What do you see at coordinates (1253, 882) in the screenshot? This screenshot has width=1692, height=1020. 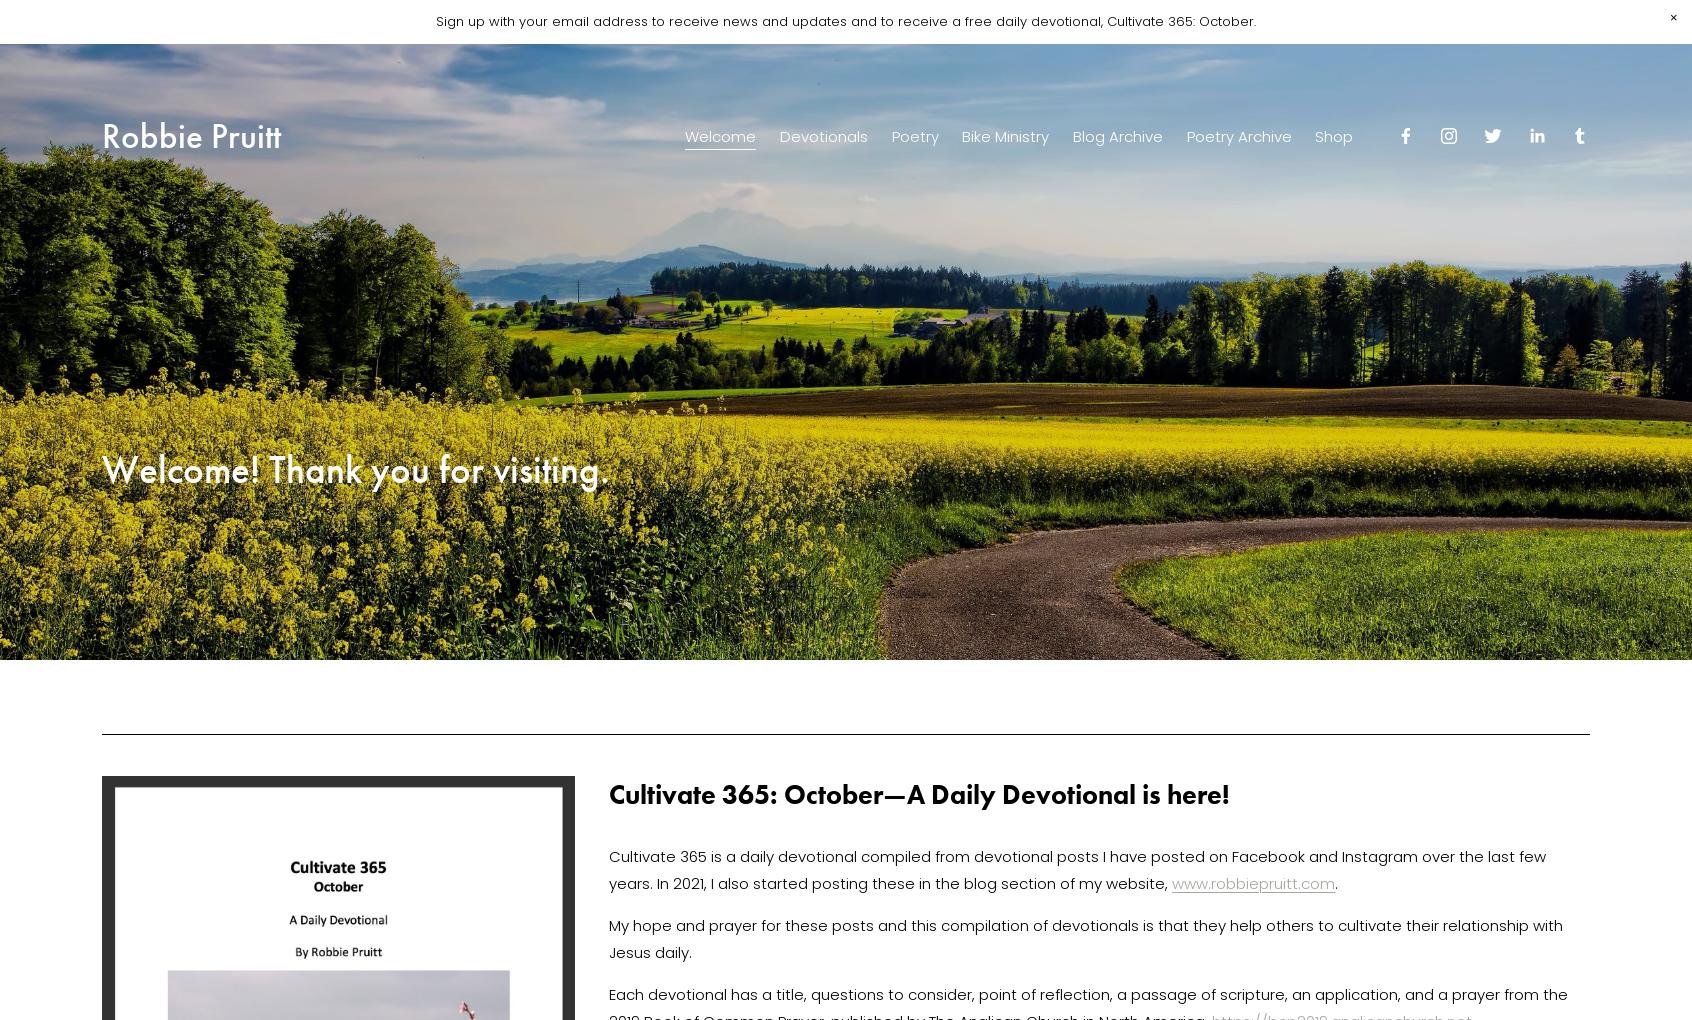 I see `'www.robbiepruitt.com'` at bounding box center [1253, 882].